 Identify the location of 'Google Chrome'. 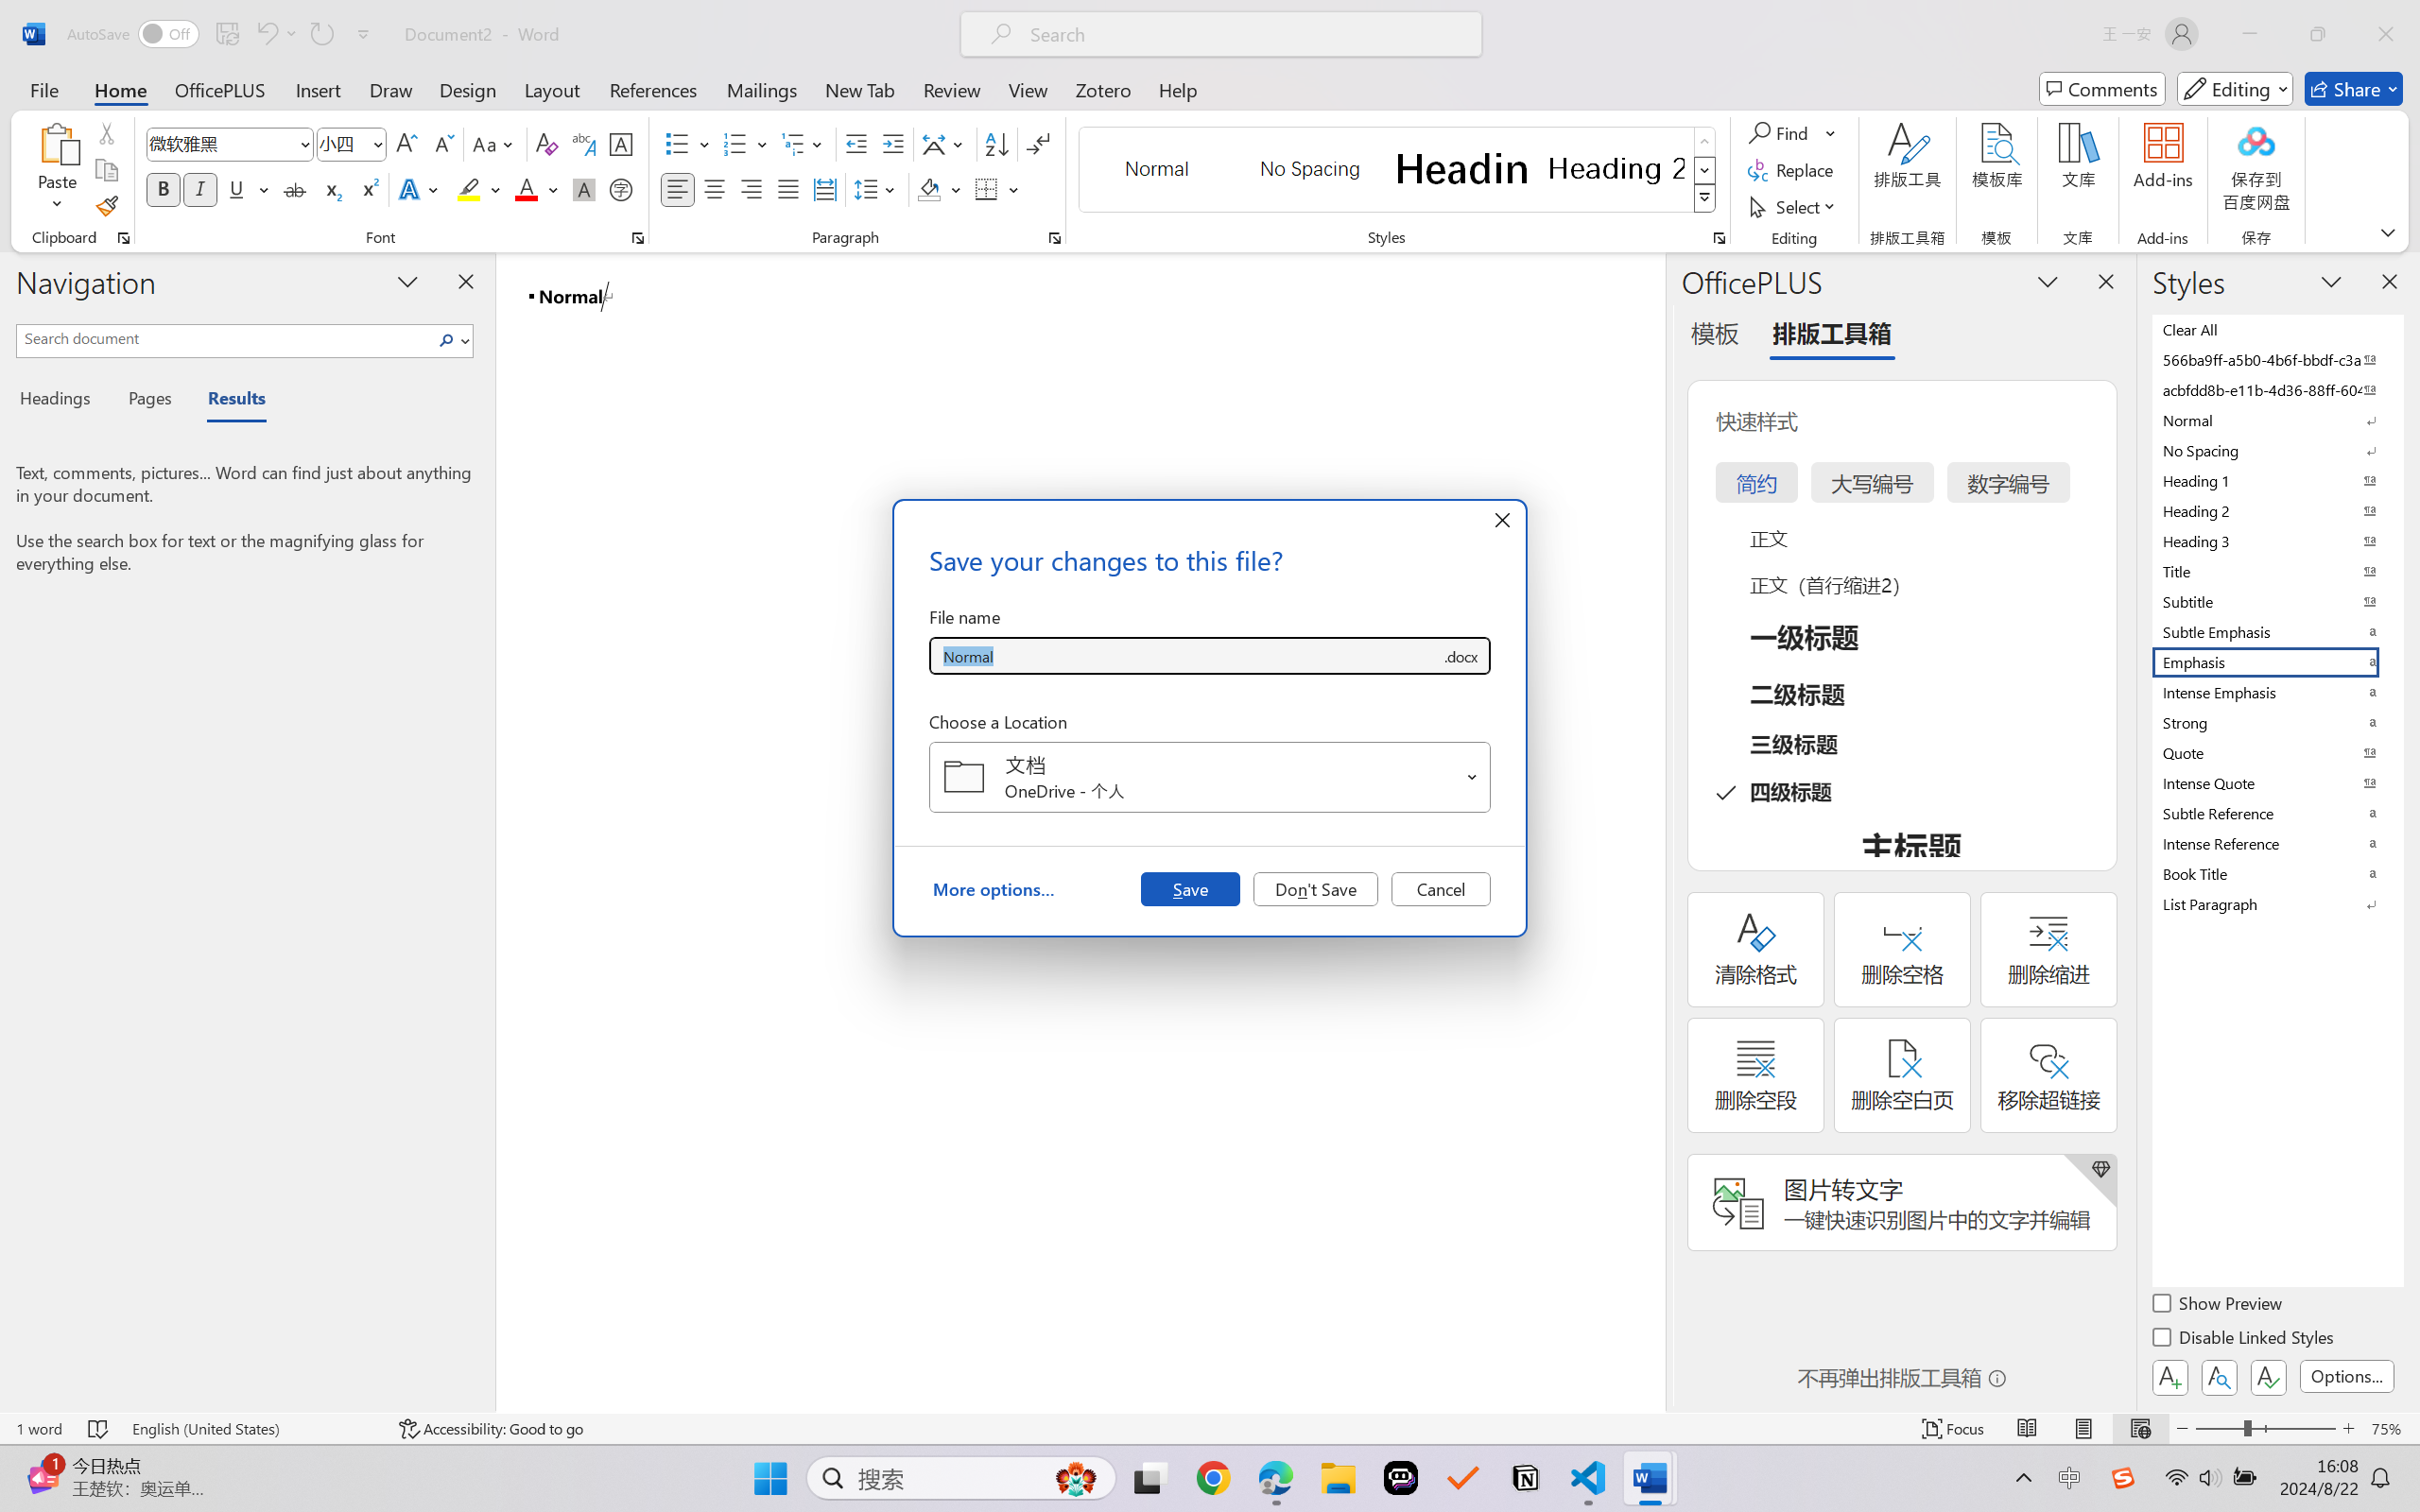
(1213, 1478).